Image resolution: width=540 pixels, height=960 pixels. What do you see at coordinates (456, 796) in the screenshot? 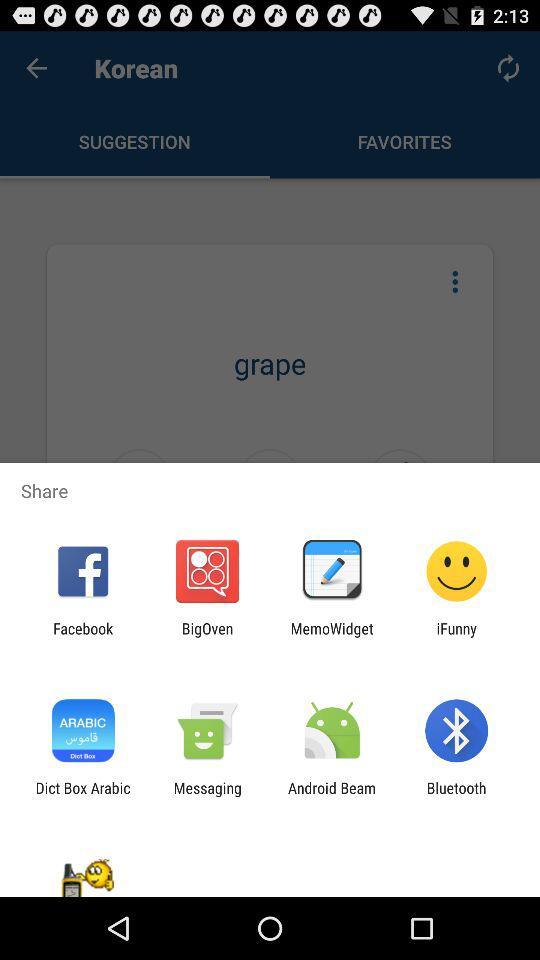
I see `the app next to android beam icon` at bounding box center [456, 796].